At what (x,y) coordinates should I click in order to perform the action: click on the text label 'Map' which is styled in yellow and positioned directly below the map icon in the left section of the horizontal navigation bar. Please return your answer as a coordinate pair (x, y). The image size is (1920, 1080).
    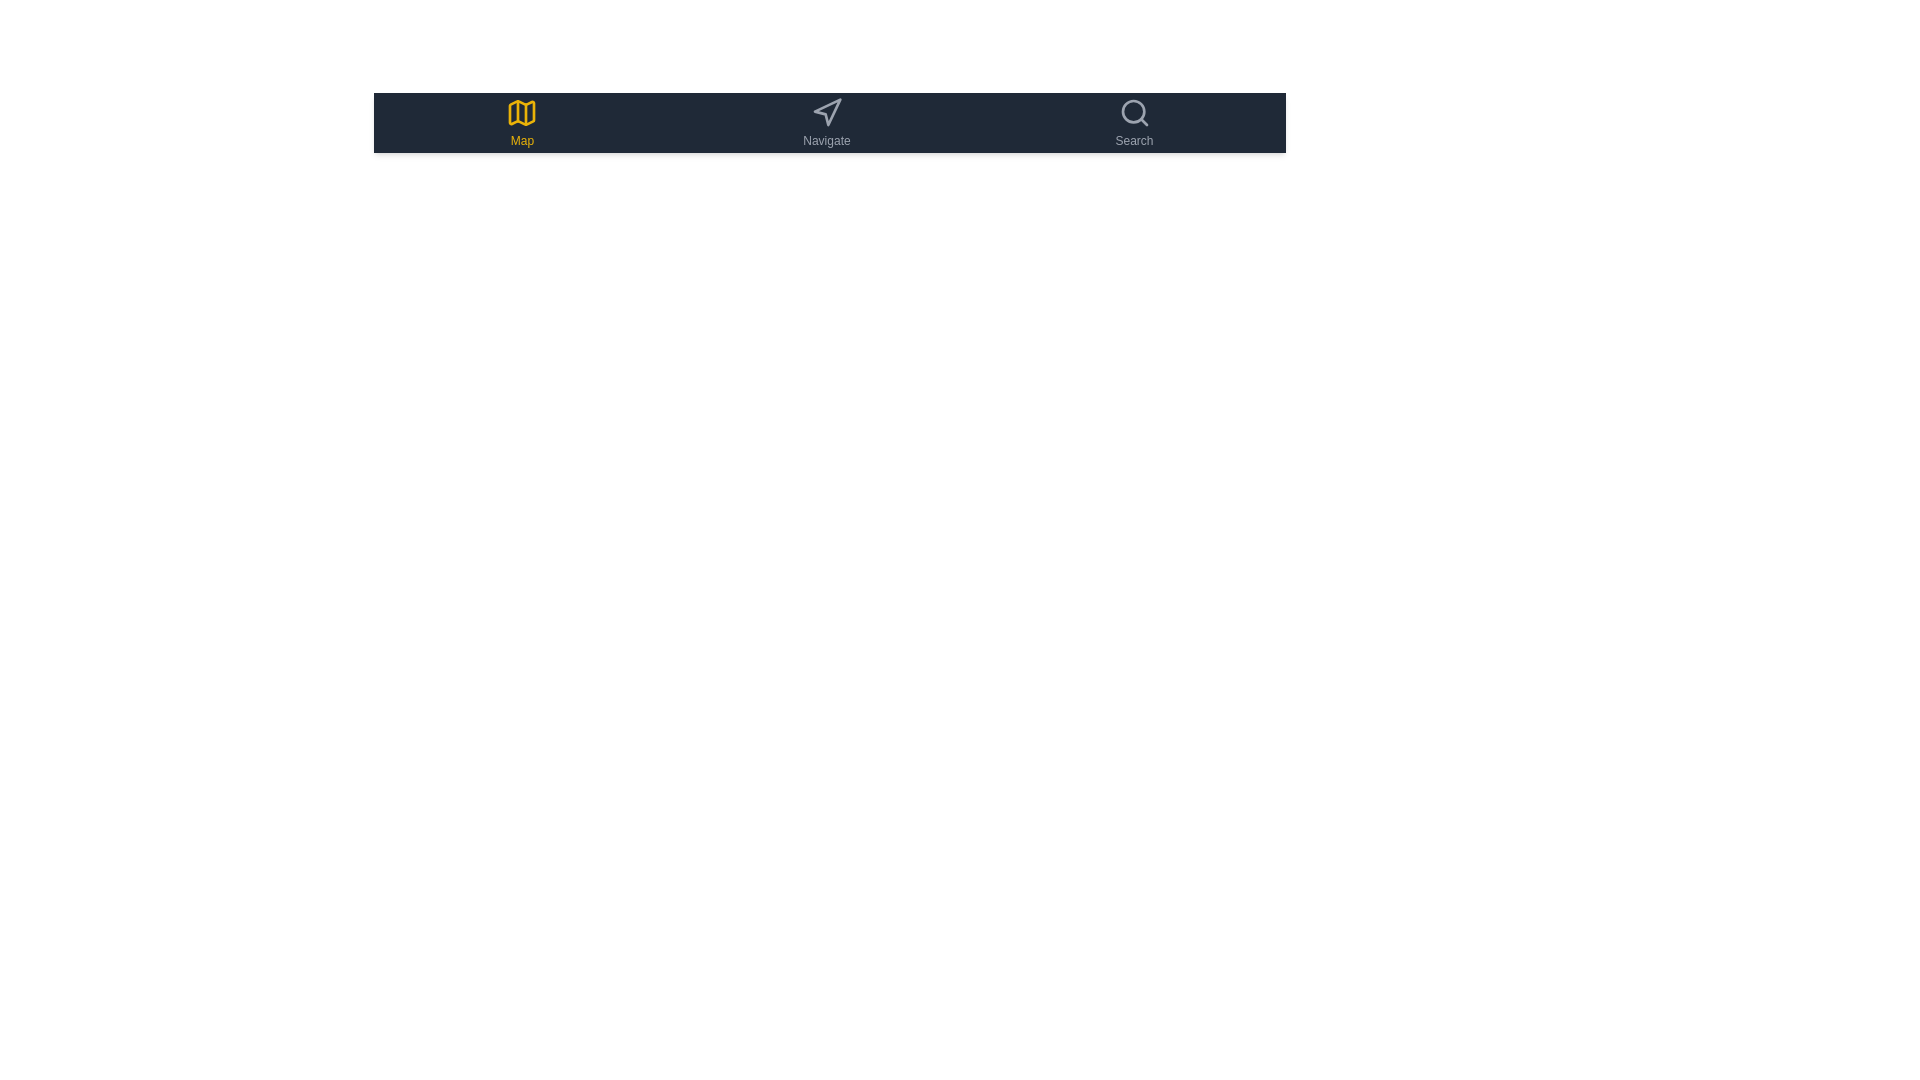
    Looking at the image, I should click on (522, 140).